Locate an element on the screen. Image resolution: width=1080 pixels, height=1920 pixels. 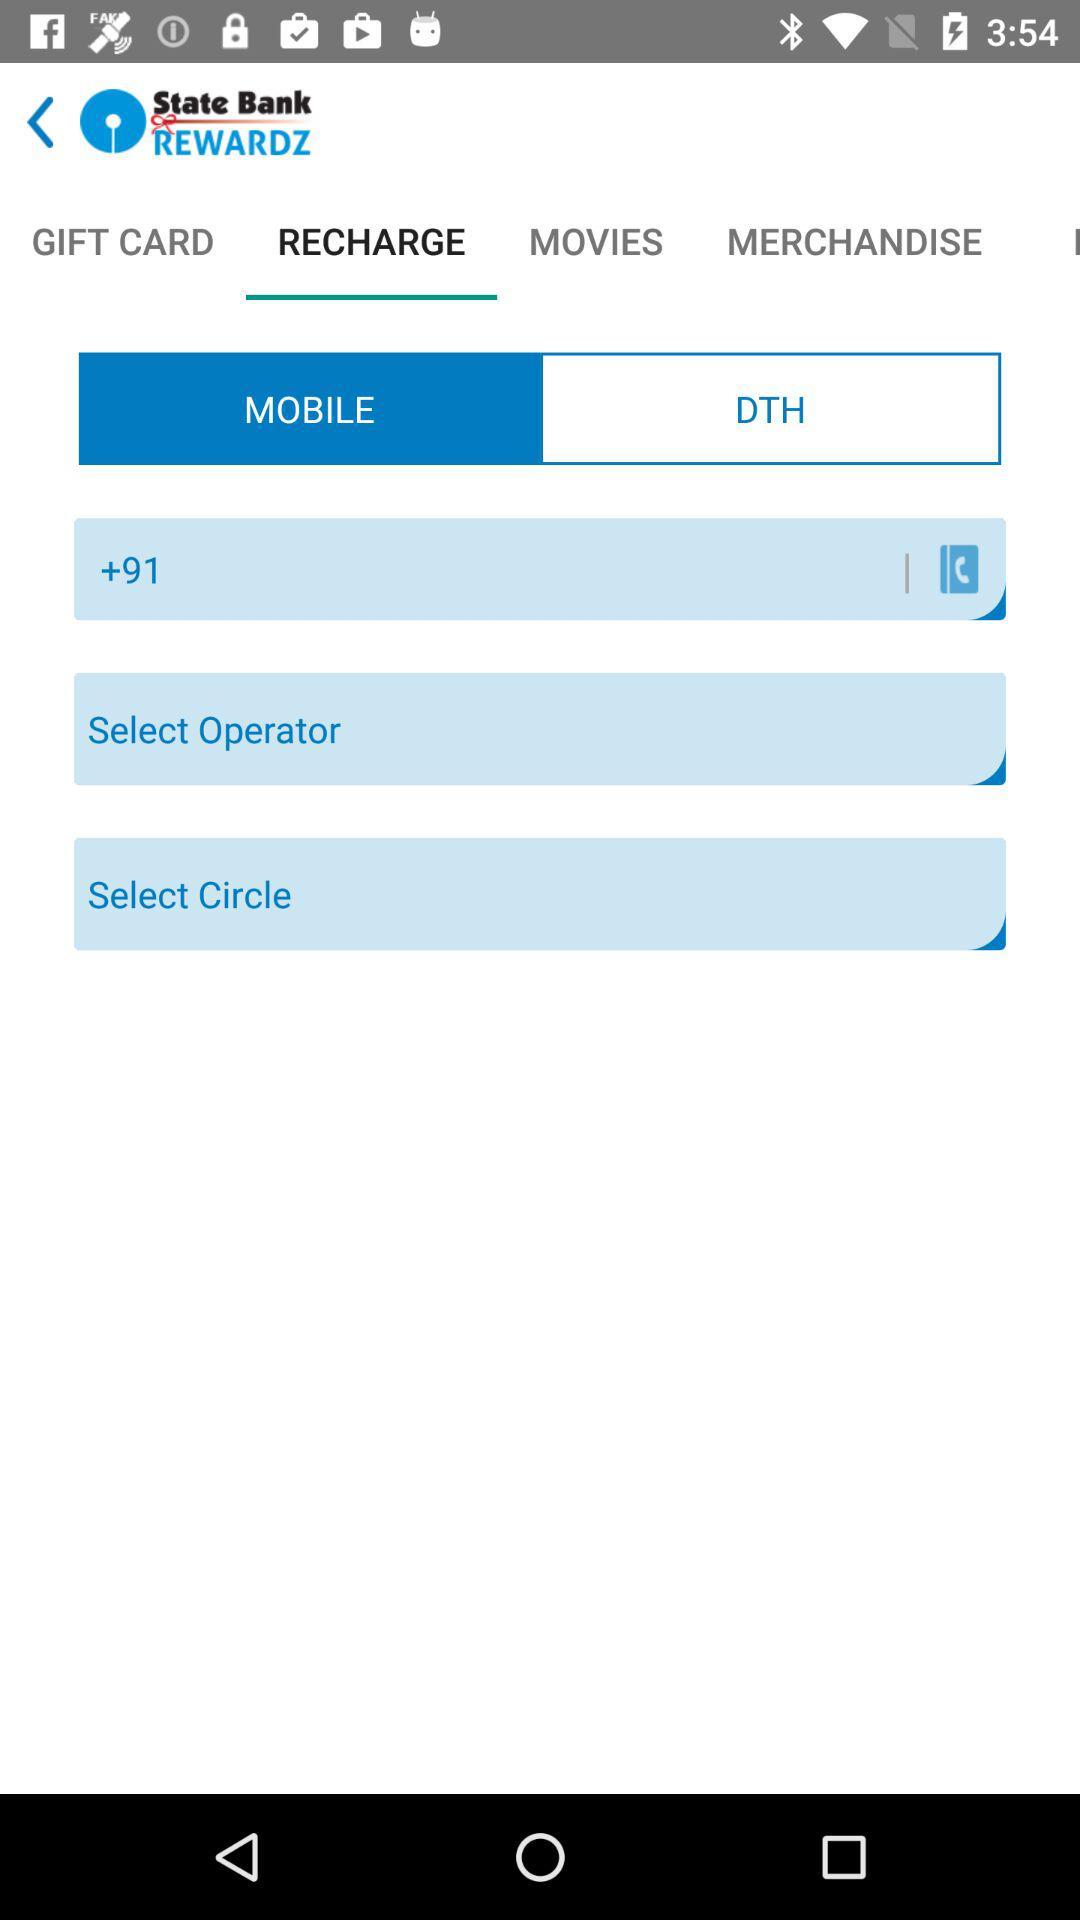
type phone number is located at coordinates (545, 568).